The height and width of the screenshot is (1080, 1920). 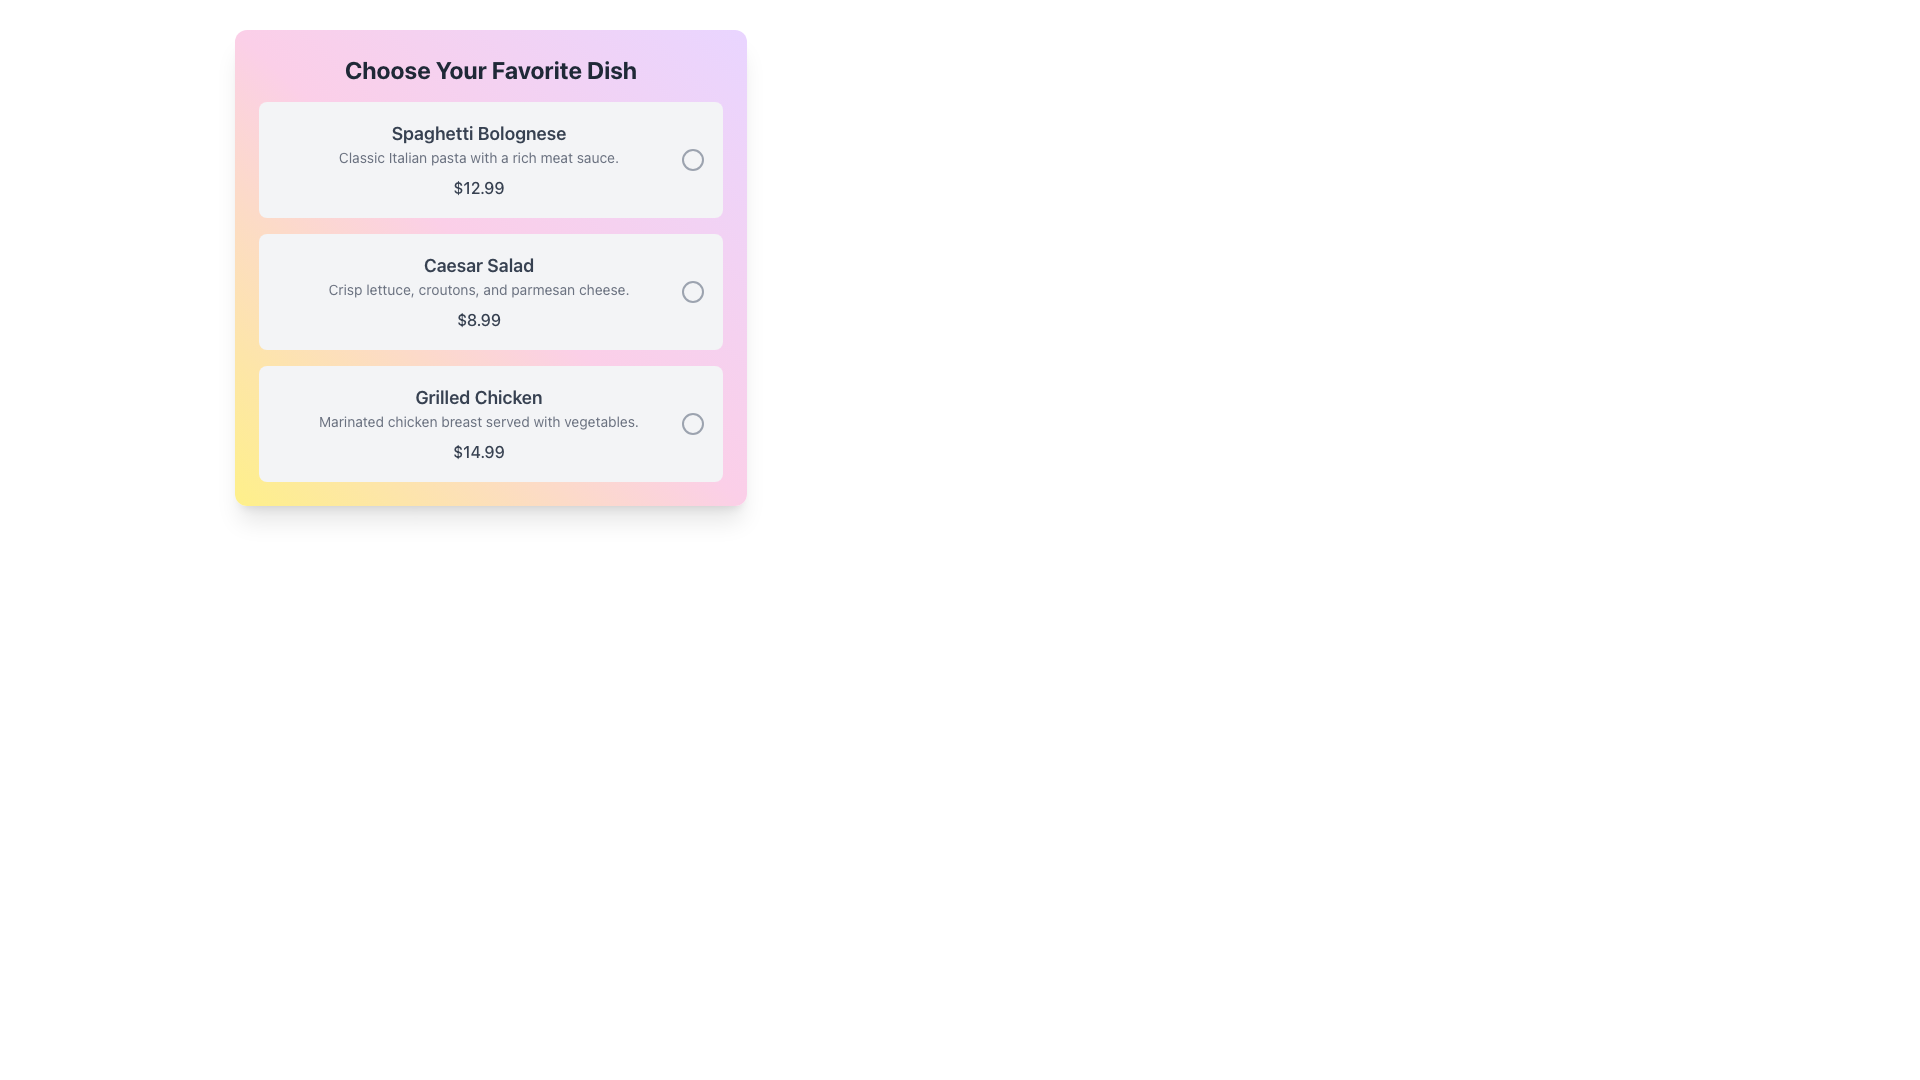 What do you see at coordinates (478, 420) in the screenshot?
I see `the static text element that provides additional details about the dish 'Grilled Chicken', located below the title and above the price in the menu` at bounding box center [478, 420].